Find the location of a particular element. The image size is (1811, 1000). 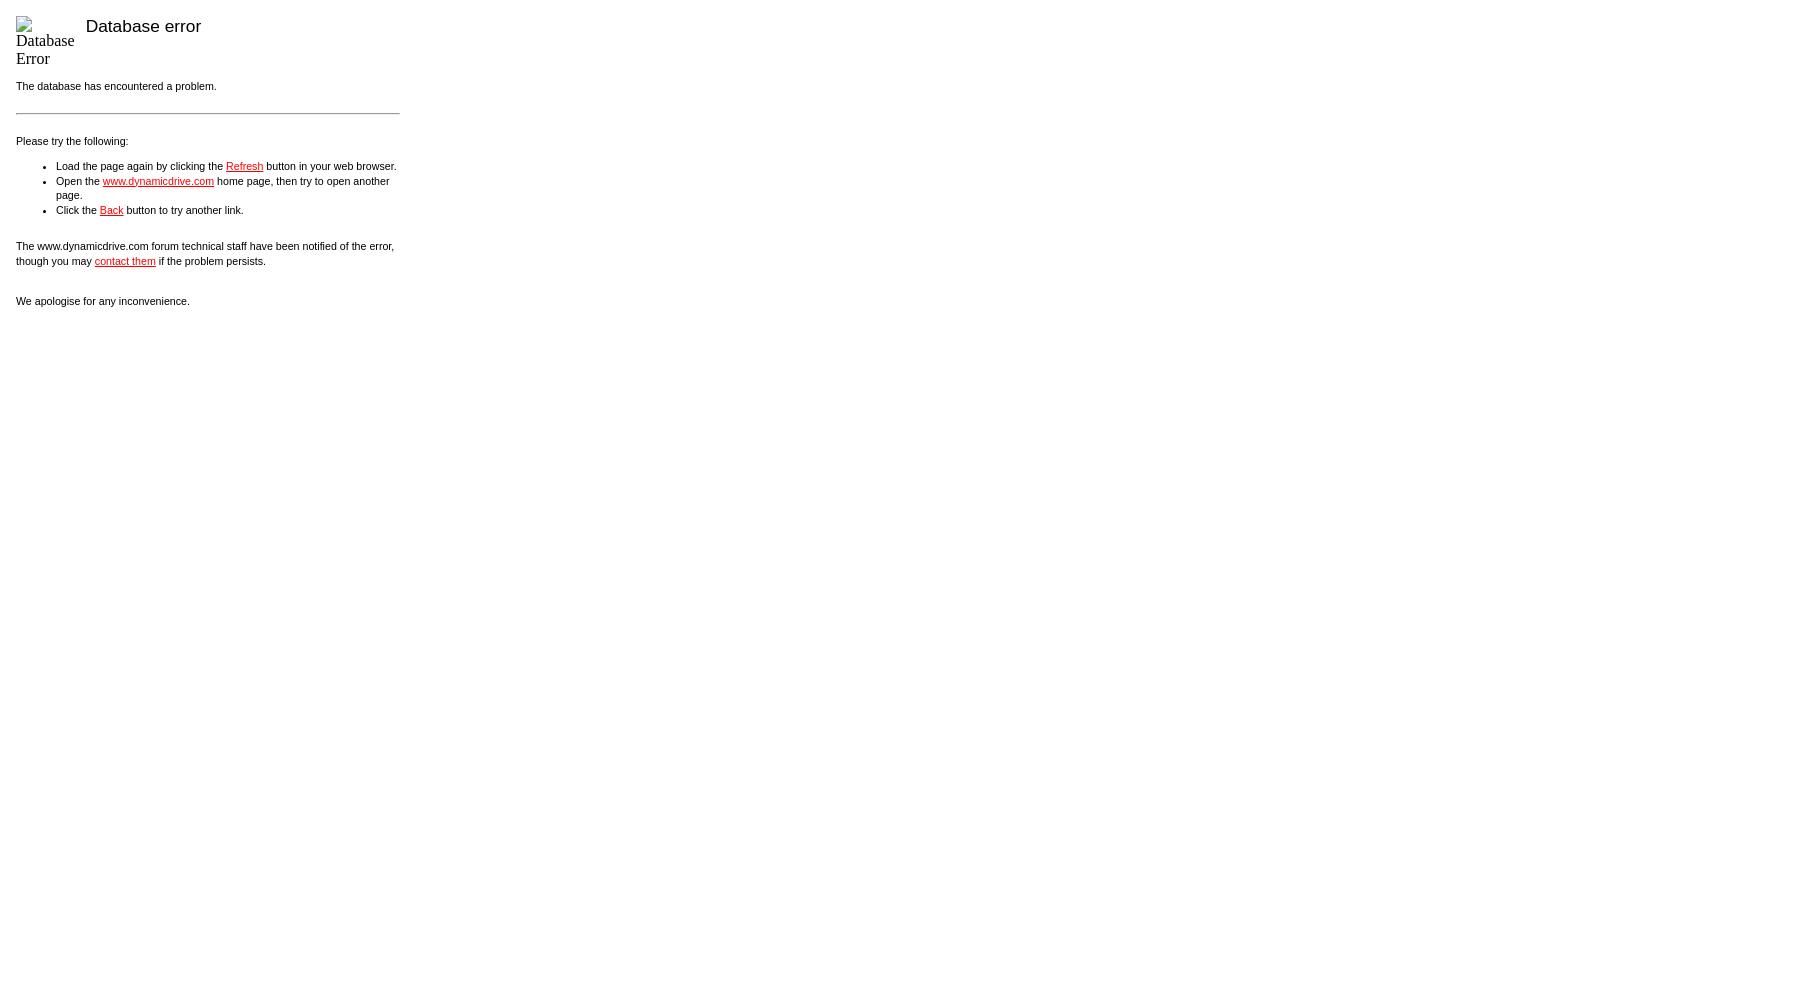

'Load the page again by clicking the' is located at coordinates (55, 165).